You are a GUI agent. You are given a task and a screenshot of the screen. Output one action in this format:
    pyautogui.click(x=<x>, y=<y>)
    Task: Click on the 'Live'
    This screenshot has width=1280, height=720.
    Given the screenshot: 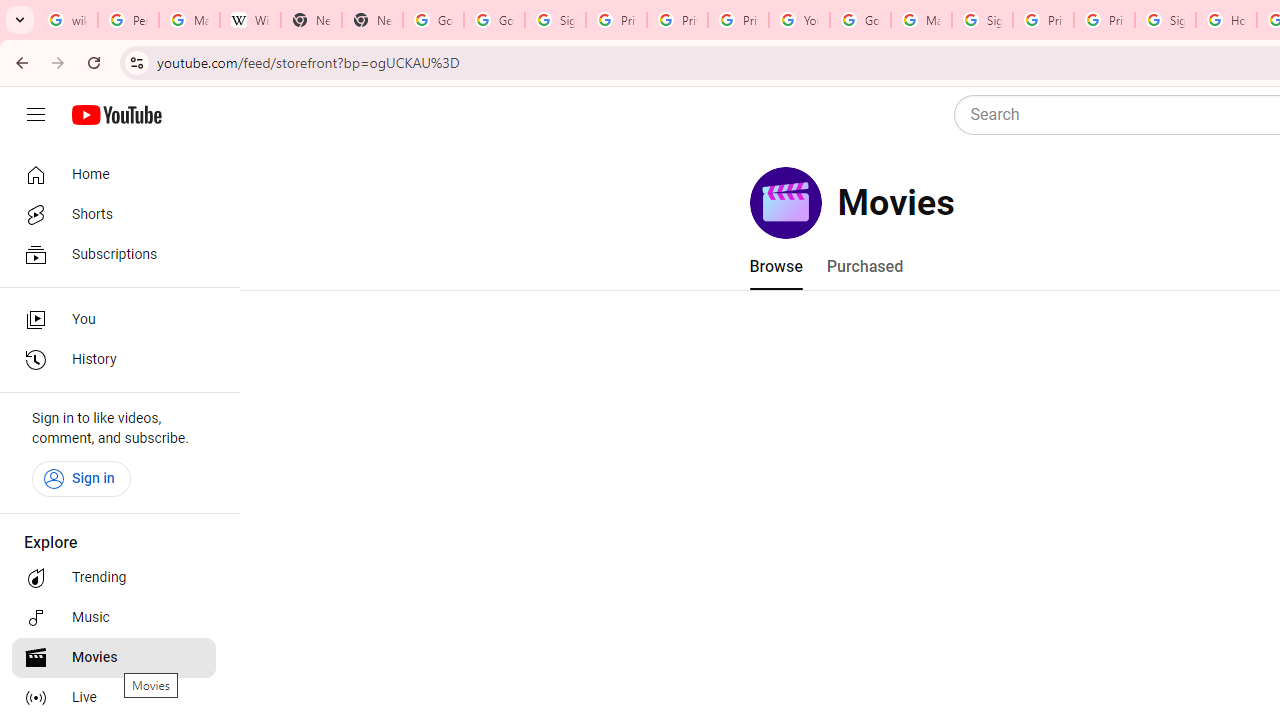 What is the action you would take?
    pyautogui.click(x=112, y=697)
    